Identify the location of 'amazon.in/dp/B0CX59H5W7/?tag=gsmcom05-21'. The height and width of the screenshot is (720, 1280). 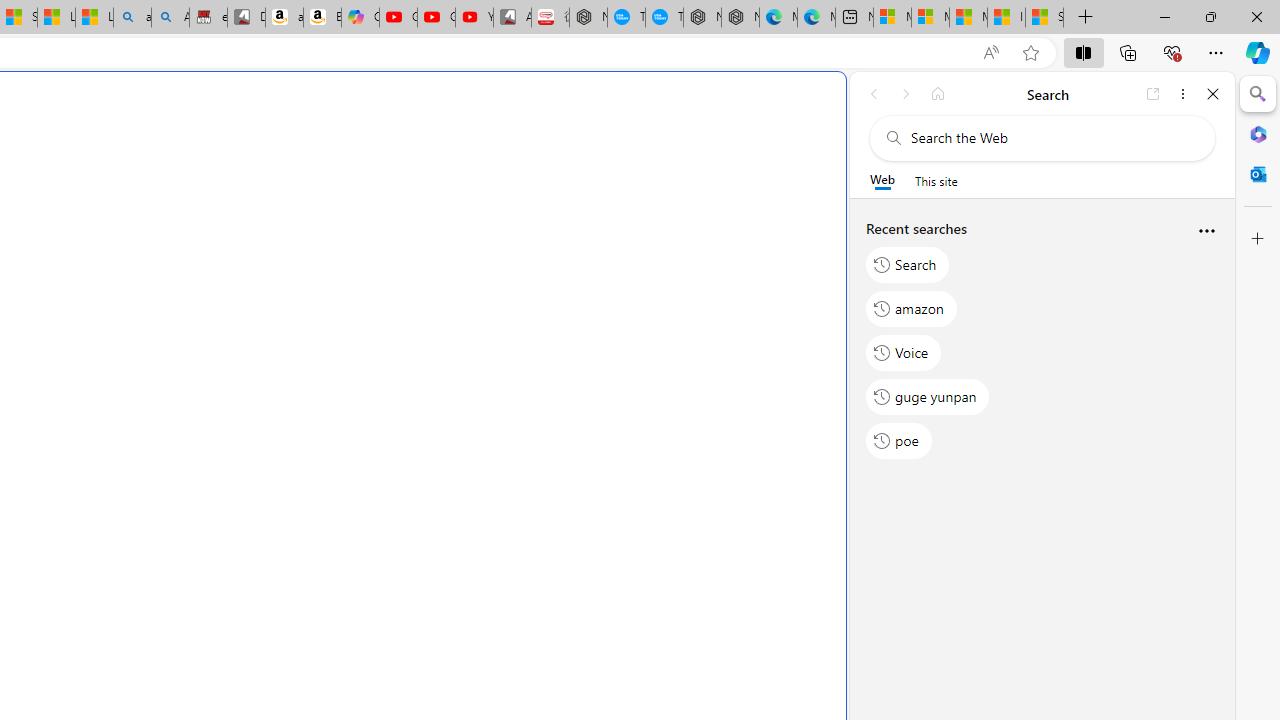
(283, 17).